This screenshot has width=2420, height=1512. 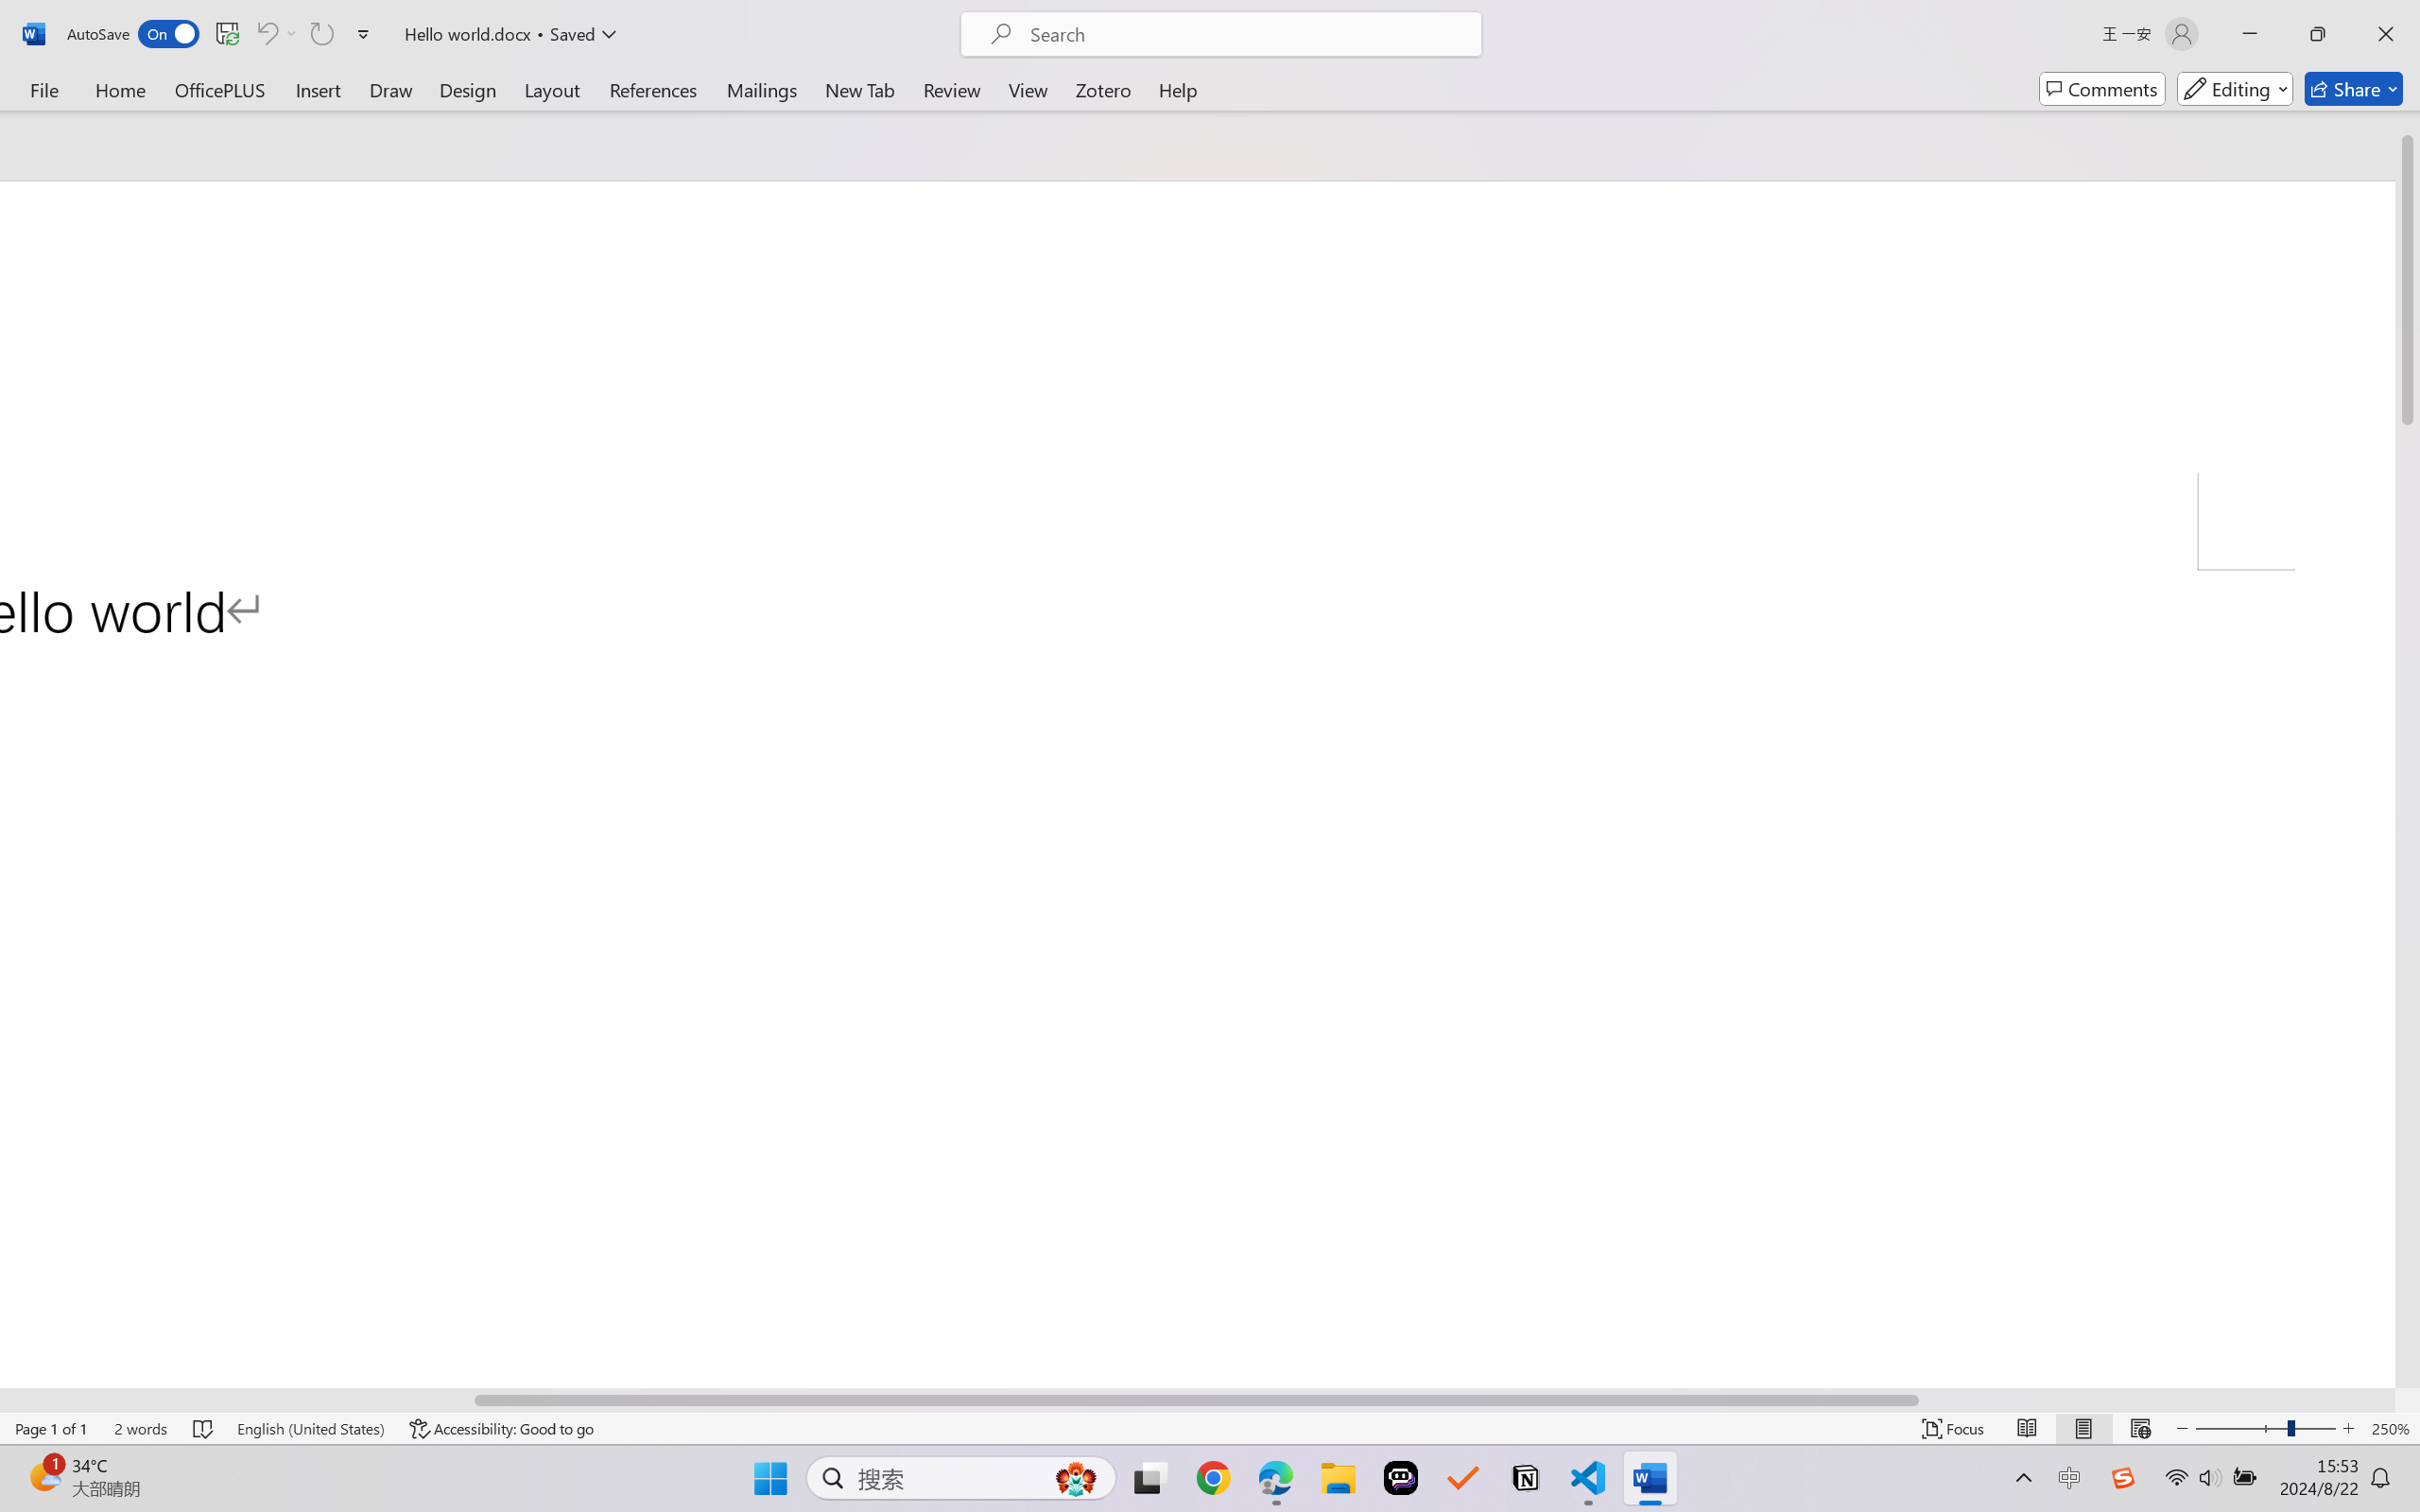 I want to click on 'Language English (United States)', so click(x=310, y=1428).